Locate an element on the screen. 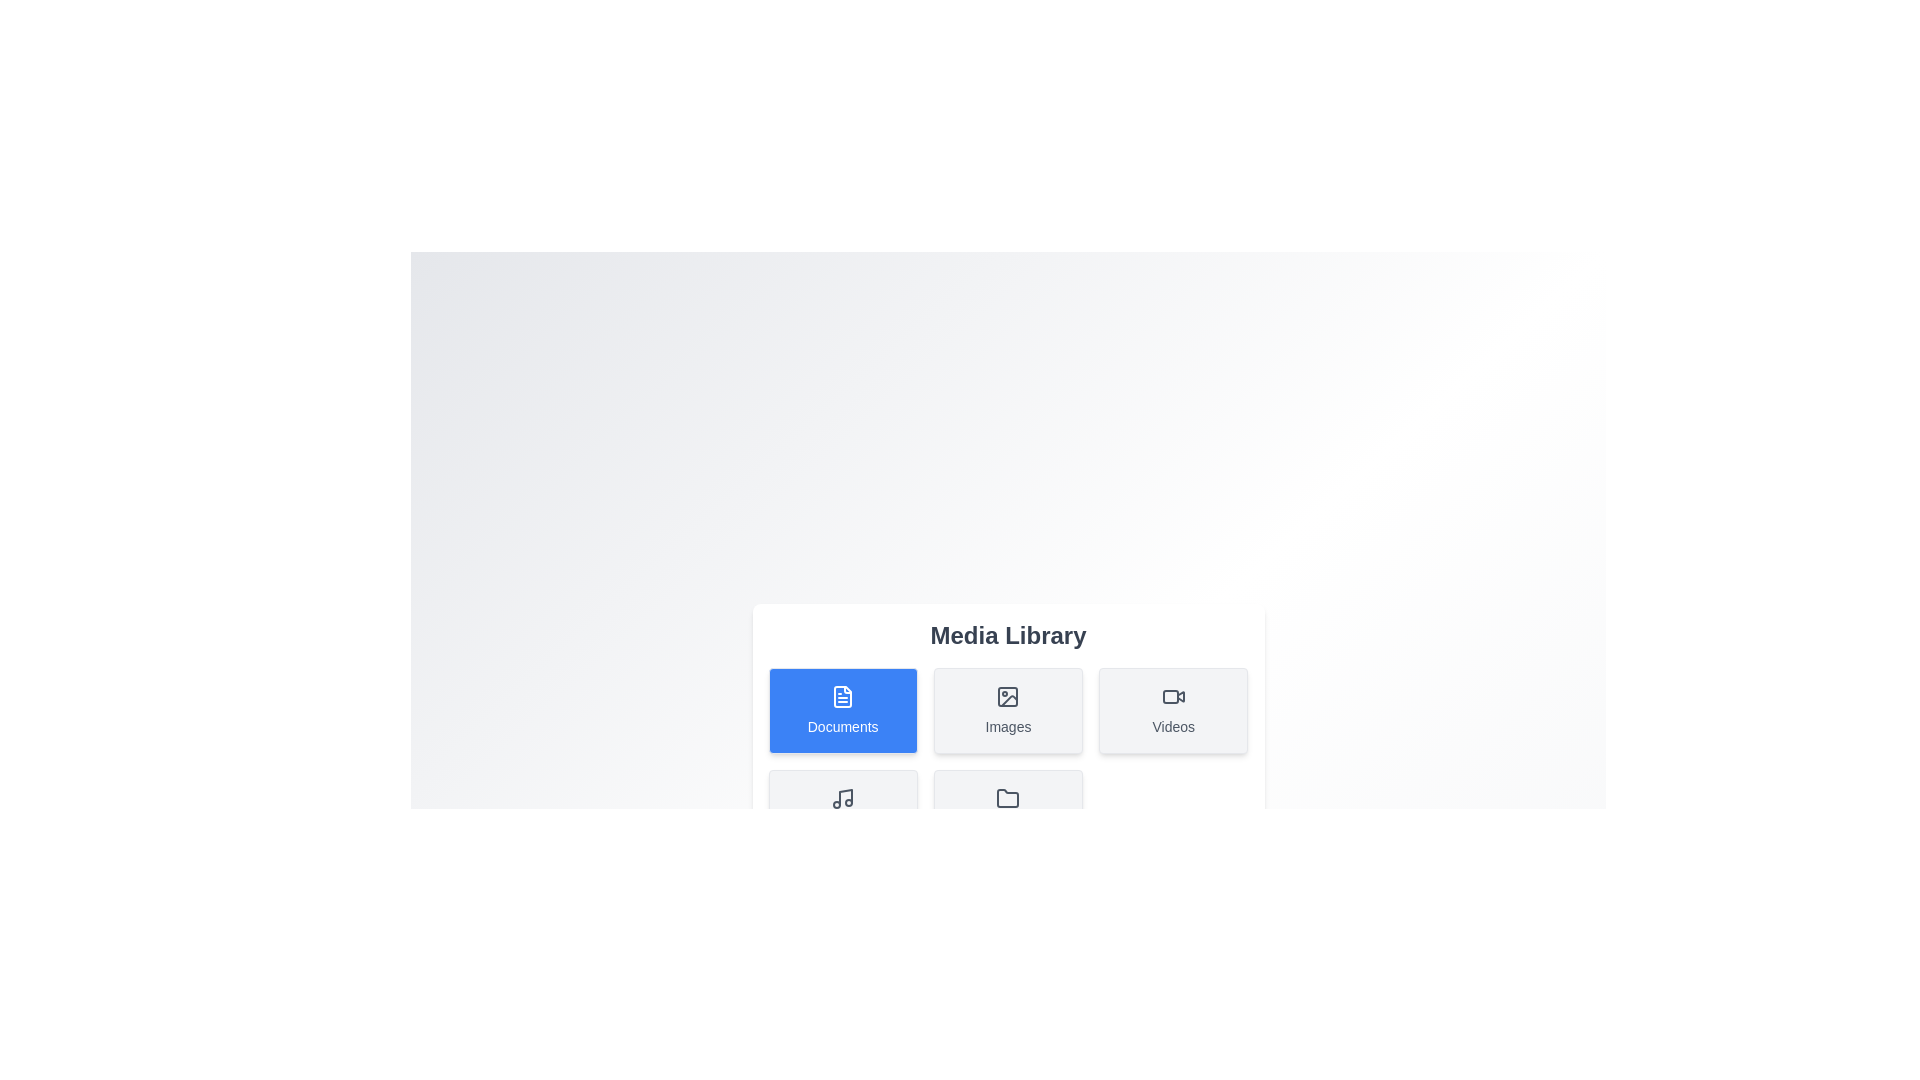 This screenshot has height=1080, width=1920. the media category Documents by clicking its respective button is located at coordinates (843, 709).